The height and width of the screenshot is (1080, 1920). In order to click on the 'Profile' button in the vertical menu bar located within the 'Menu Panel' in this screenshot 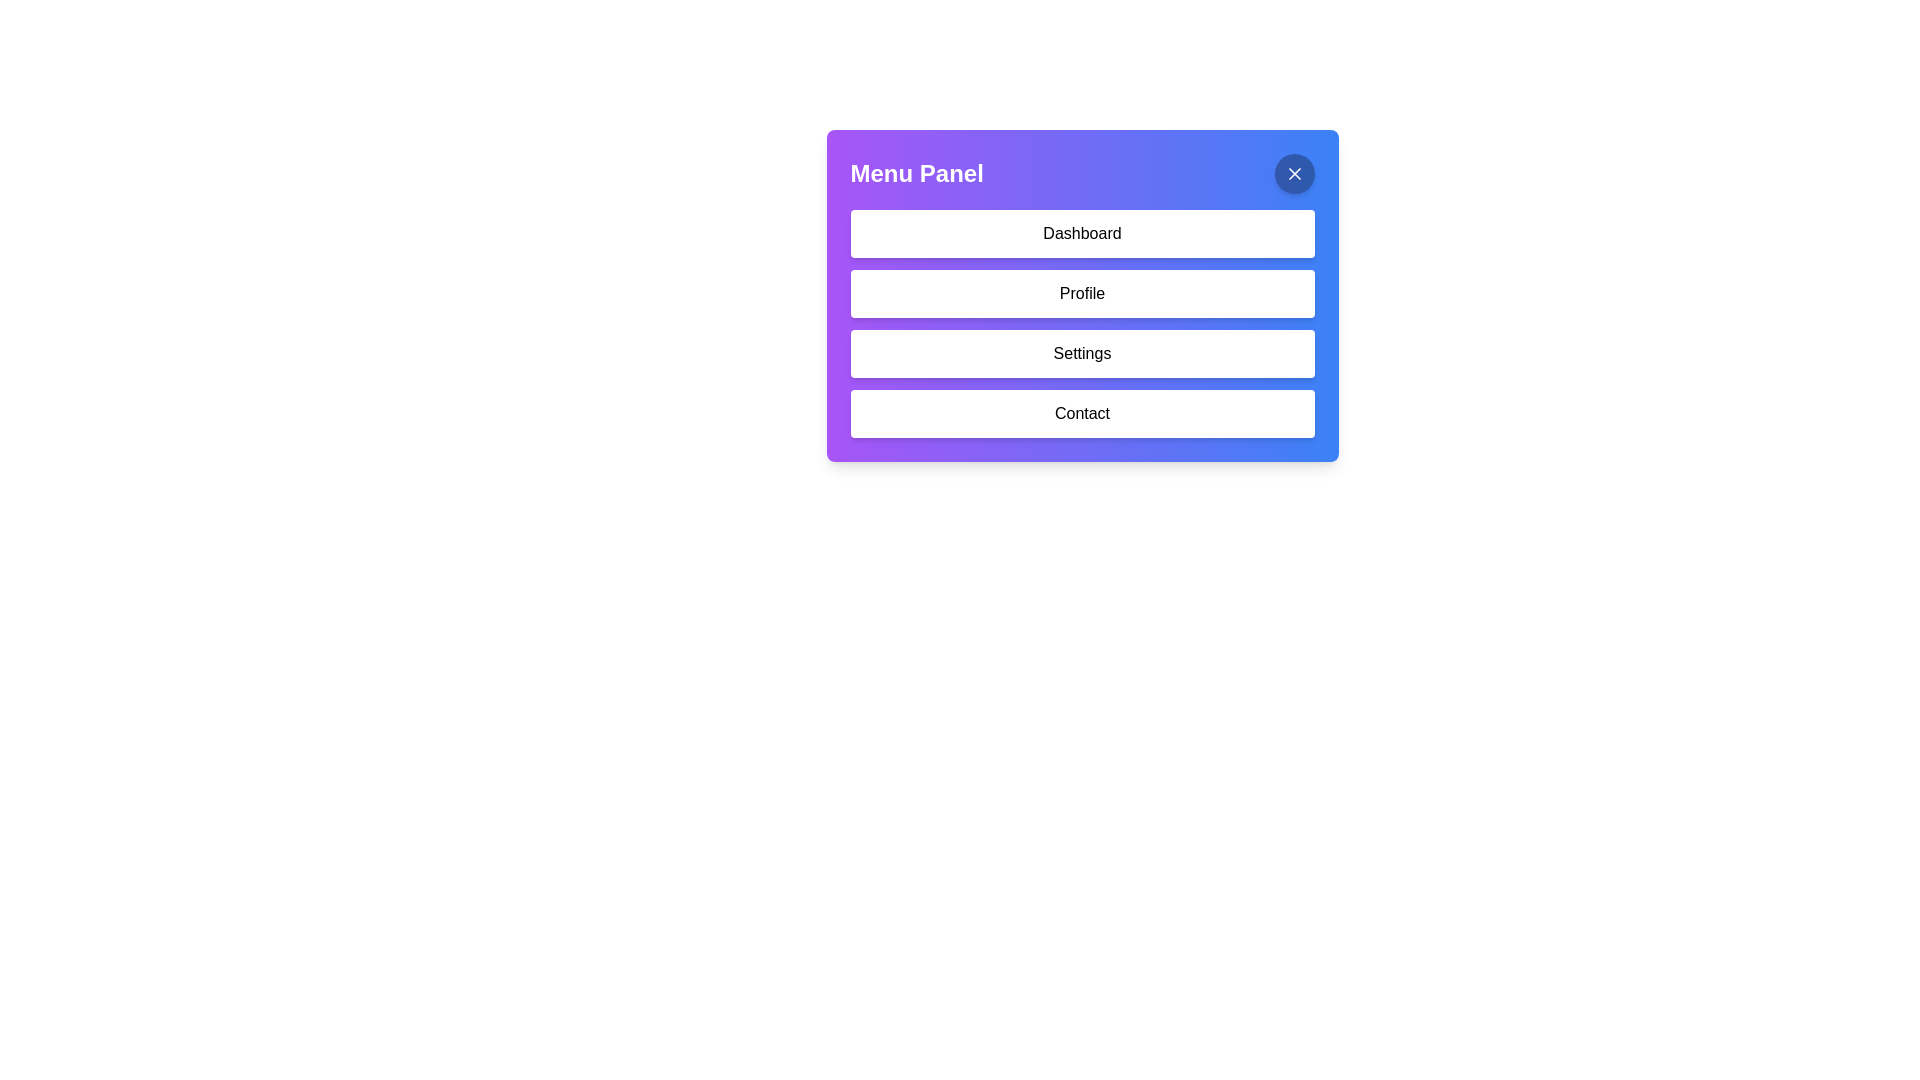, I will do `click(1081, 323)`.